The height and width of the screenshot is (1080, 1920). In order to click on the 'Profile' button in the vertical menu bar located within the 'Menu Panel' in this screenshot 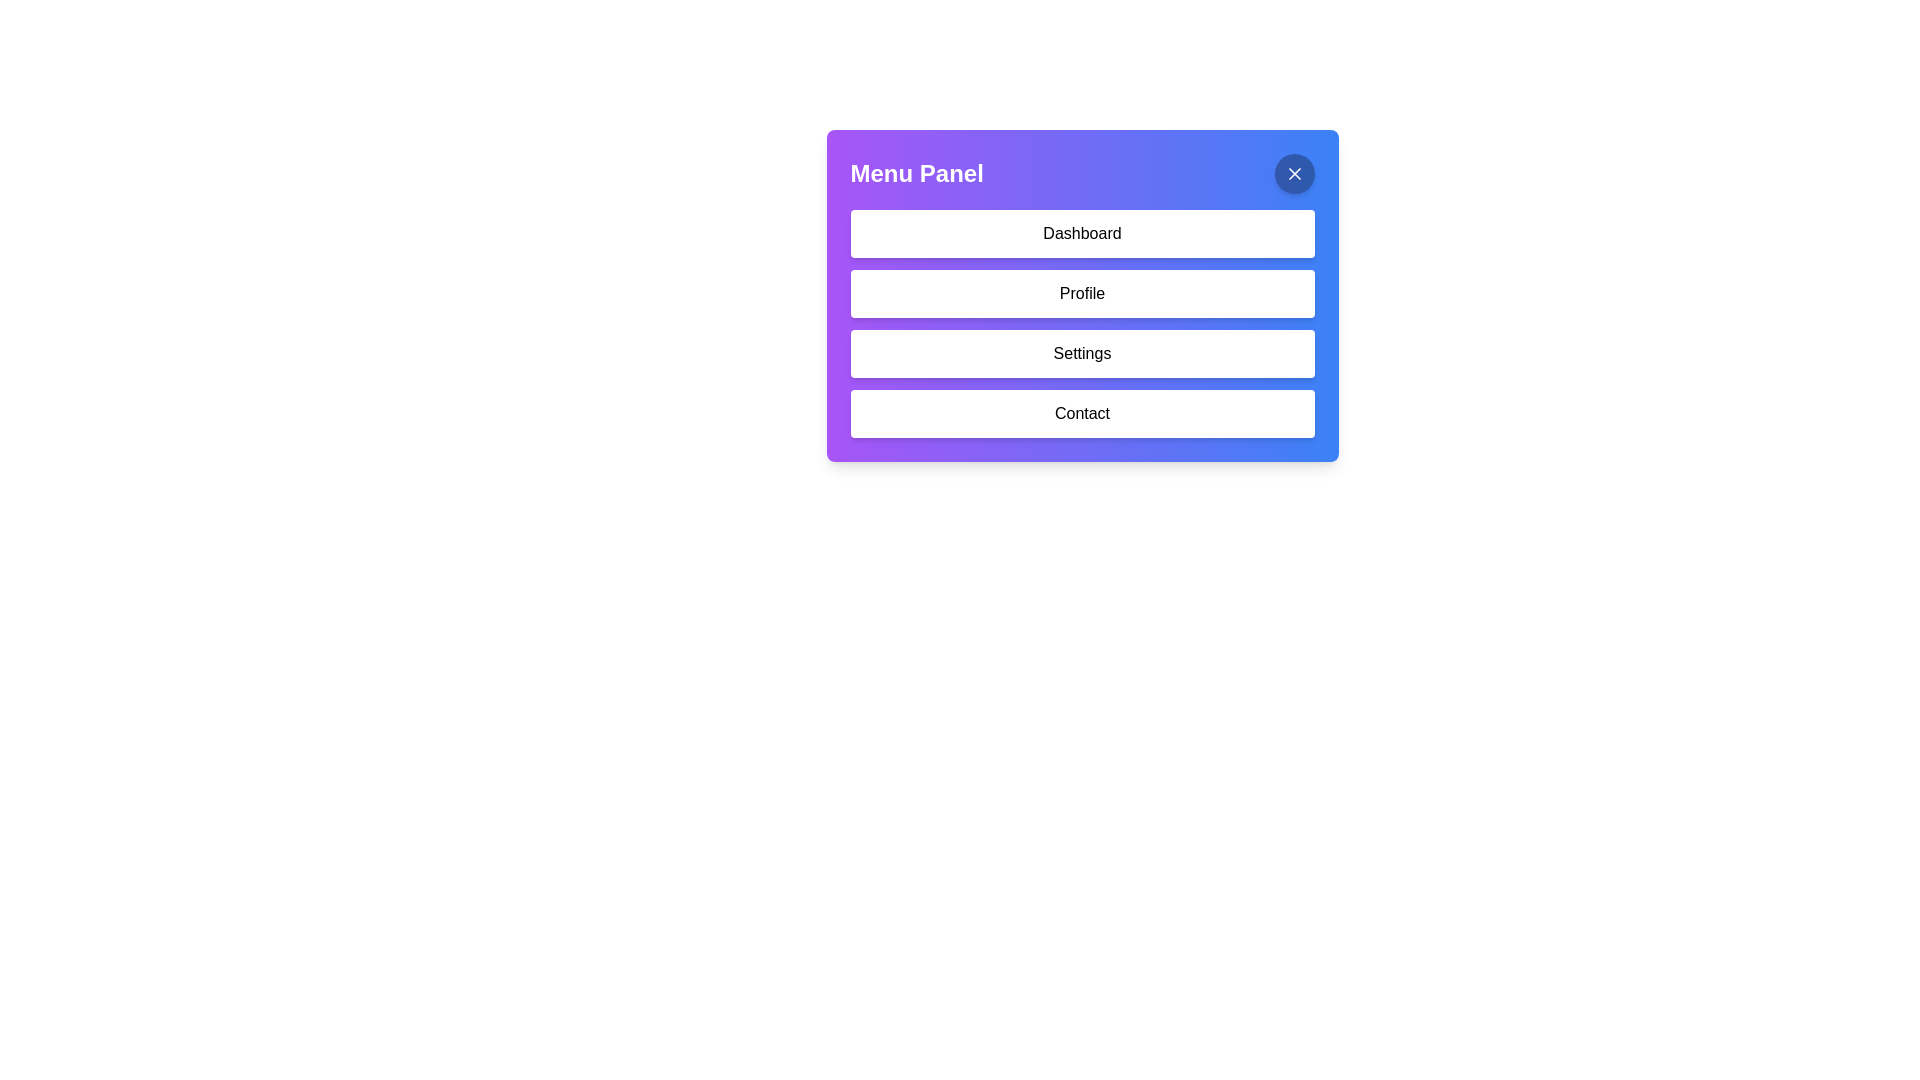, I will do `click(1081, 323)`.